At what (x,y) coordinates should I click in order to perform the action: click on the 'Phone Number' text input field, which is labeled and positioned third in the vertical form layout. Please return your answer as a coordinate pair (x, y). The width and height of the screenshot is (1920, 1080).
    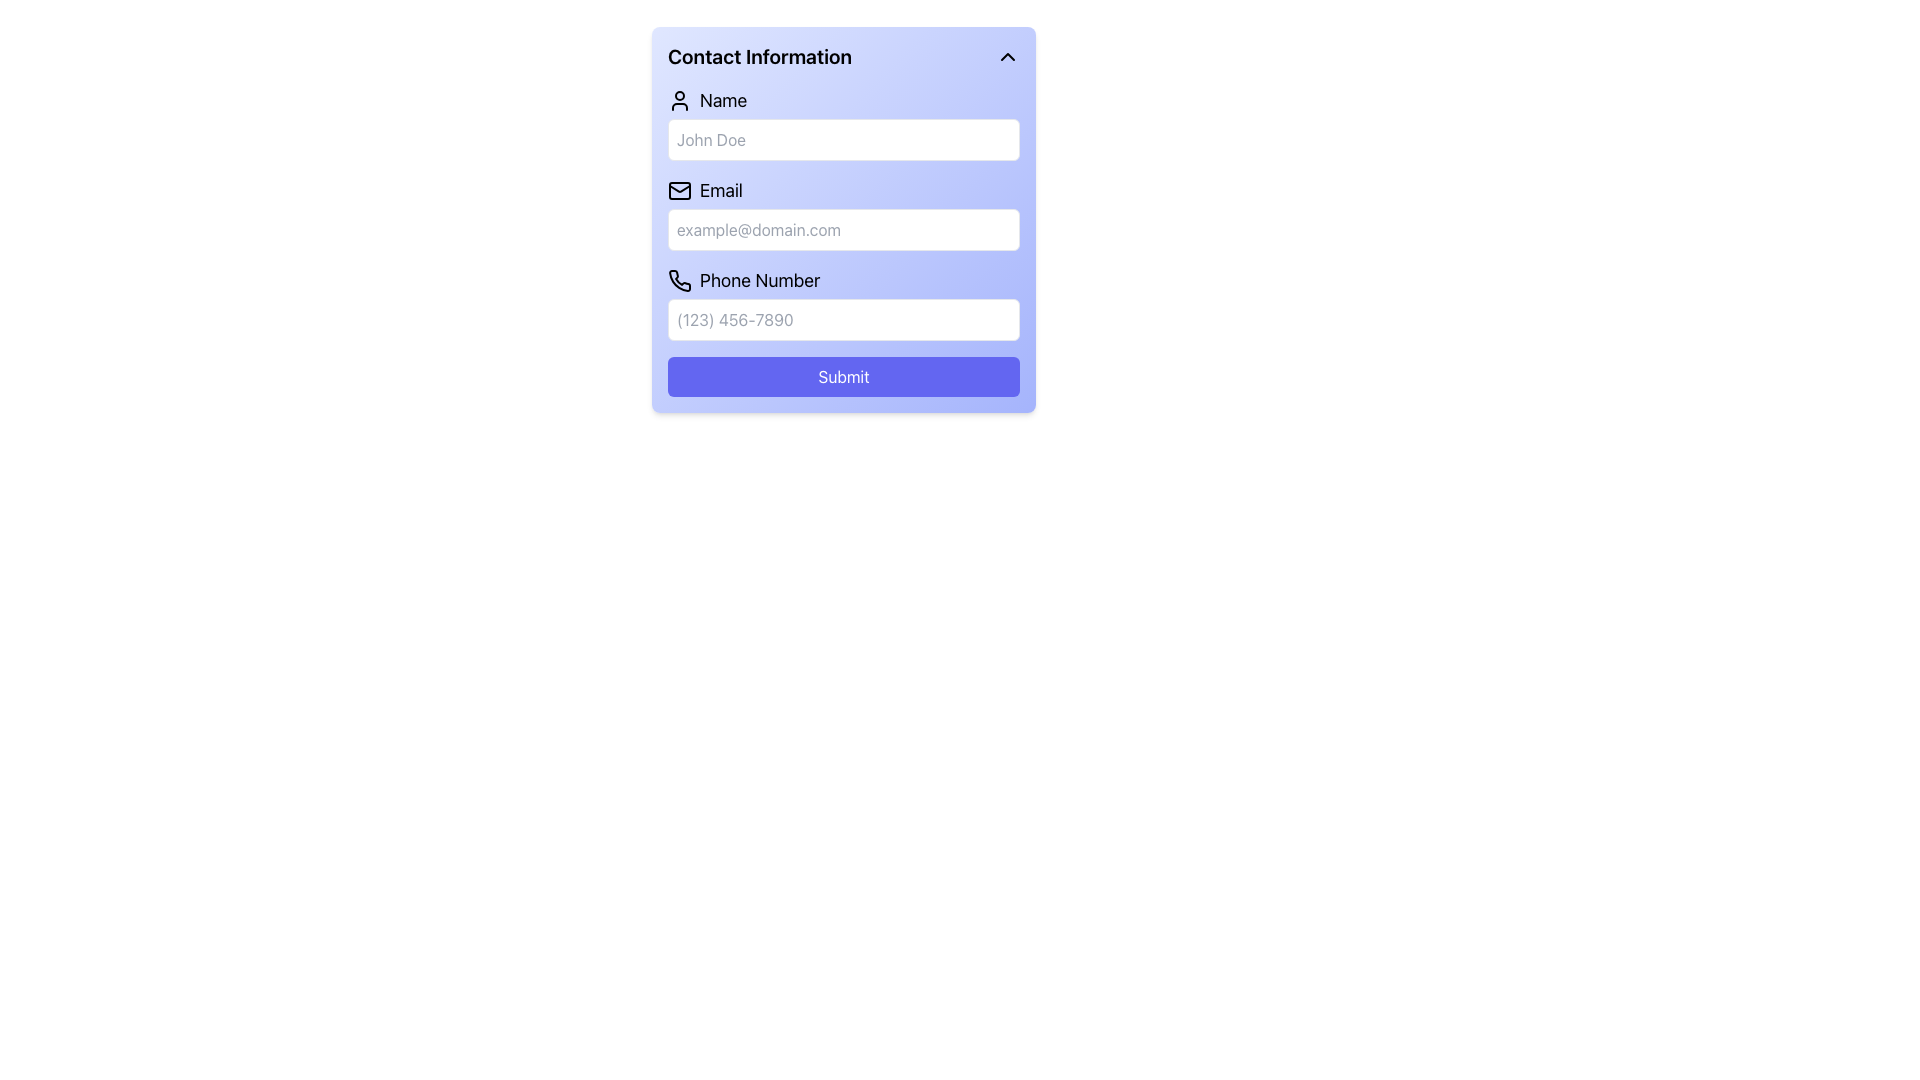
    Looking at the image, I should click on (844, 304).